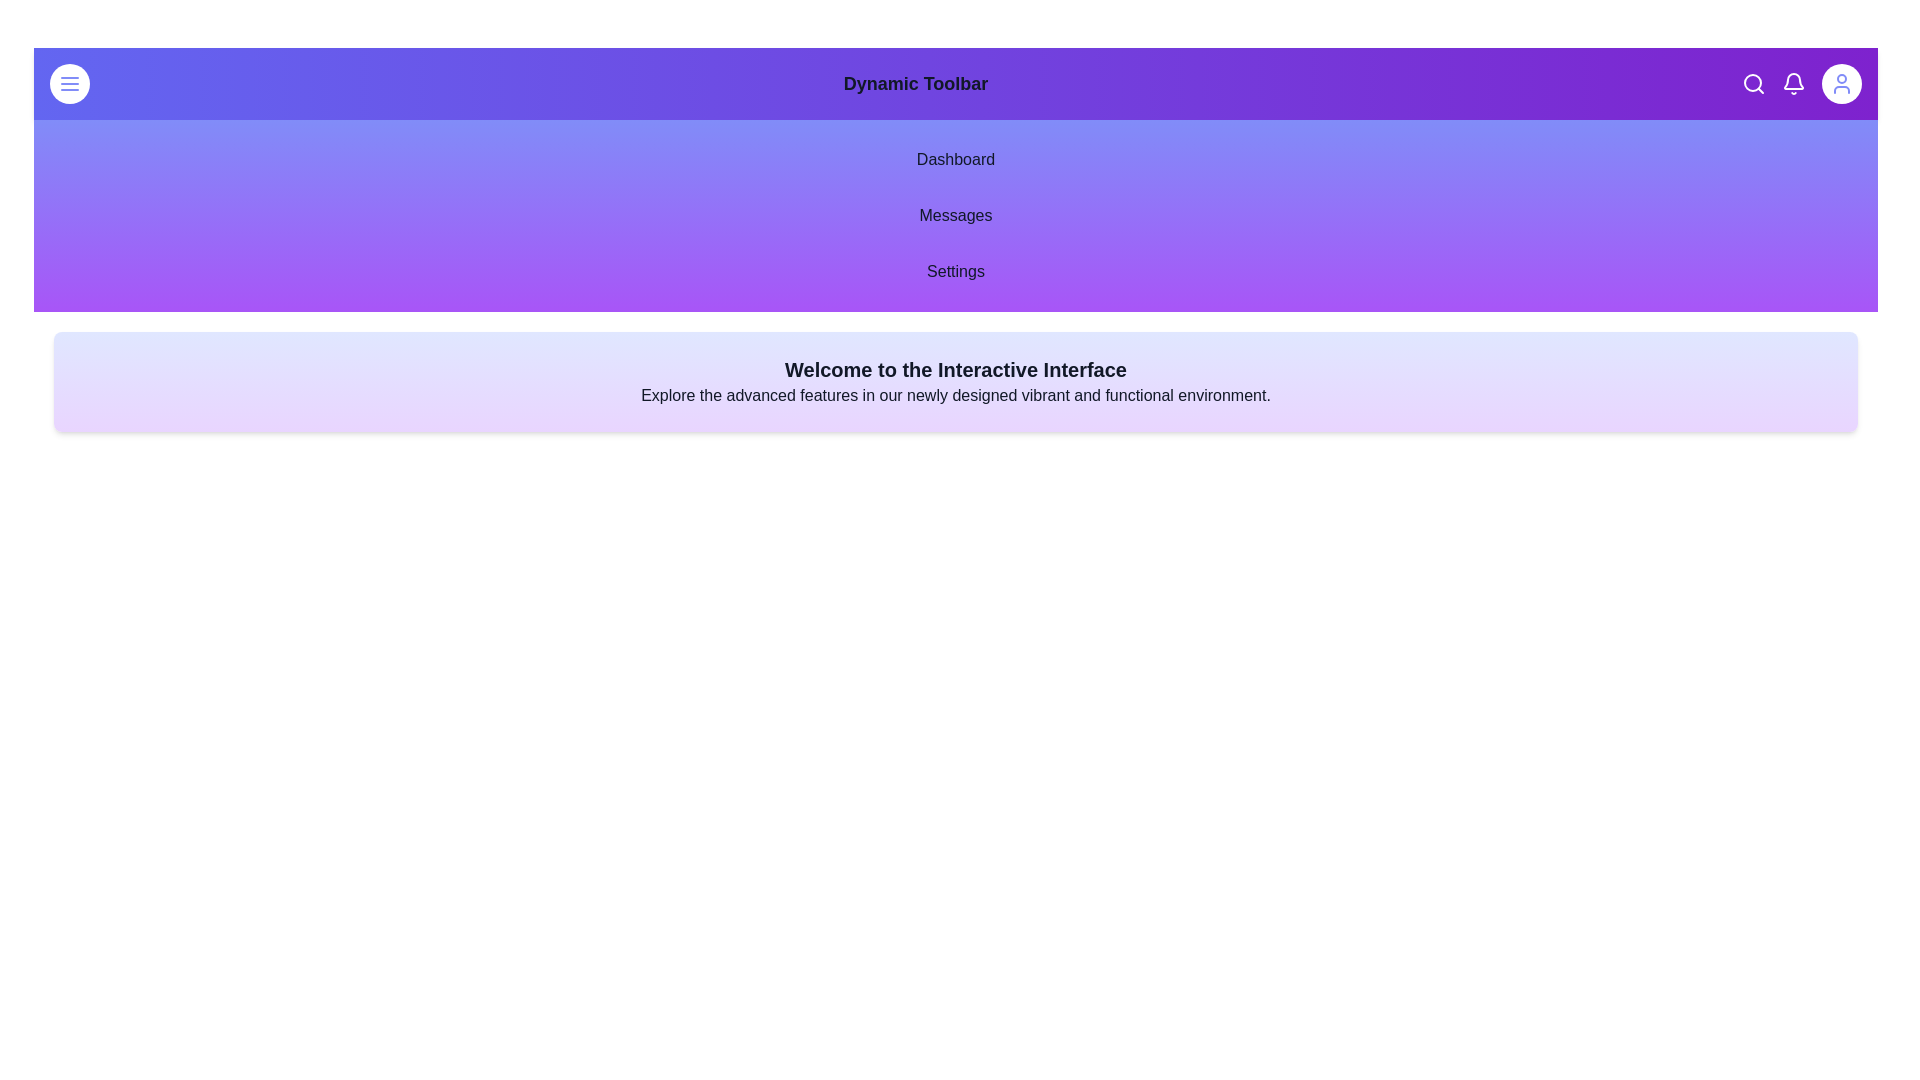 The width and height of the screenshot is (1920, 1080). What do you see at coordinates (954, 158) in the screenshot?
I see `the Dashboard link to navigate to the respective section` at bounding box center [954, 158].